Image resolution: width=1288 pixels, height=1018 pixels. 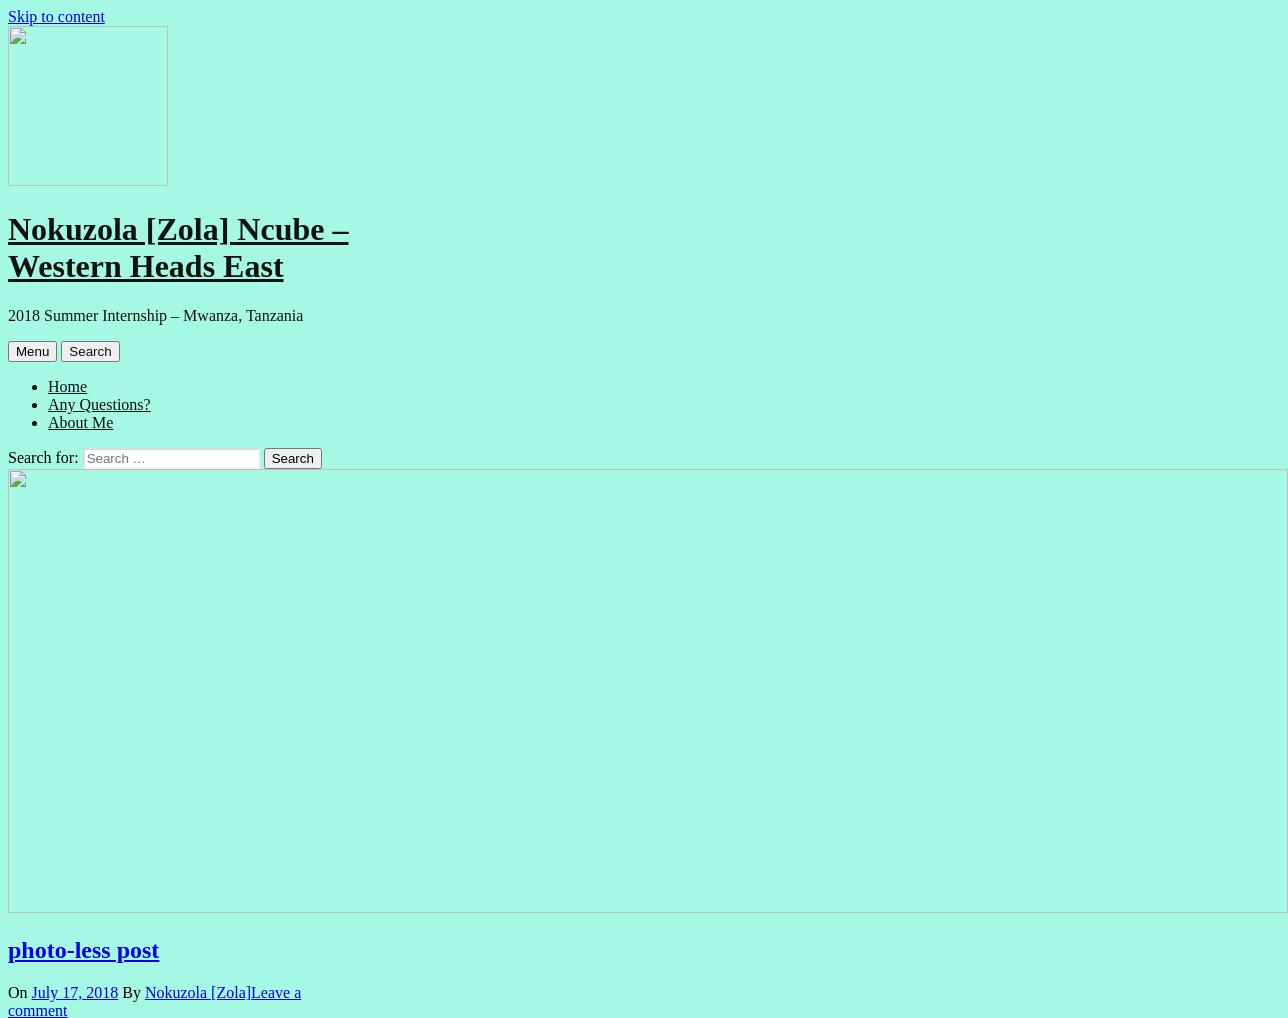 I want to click on 'On', so click(x=7, y=991).